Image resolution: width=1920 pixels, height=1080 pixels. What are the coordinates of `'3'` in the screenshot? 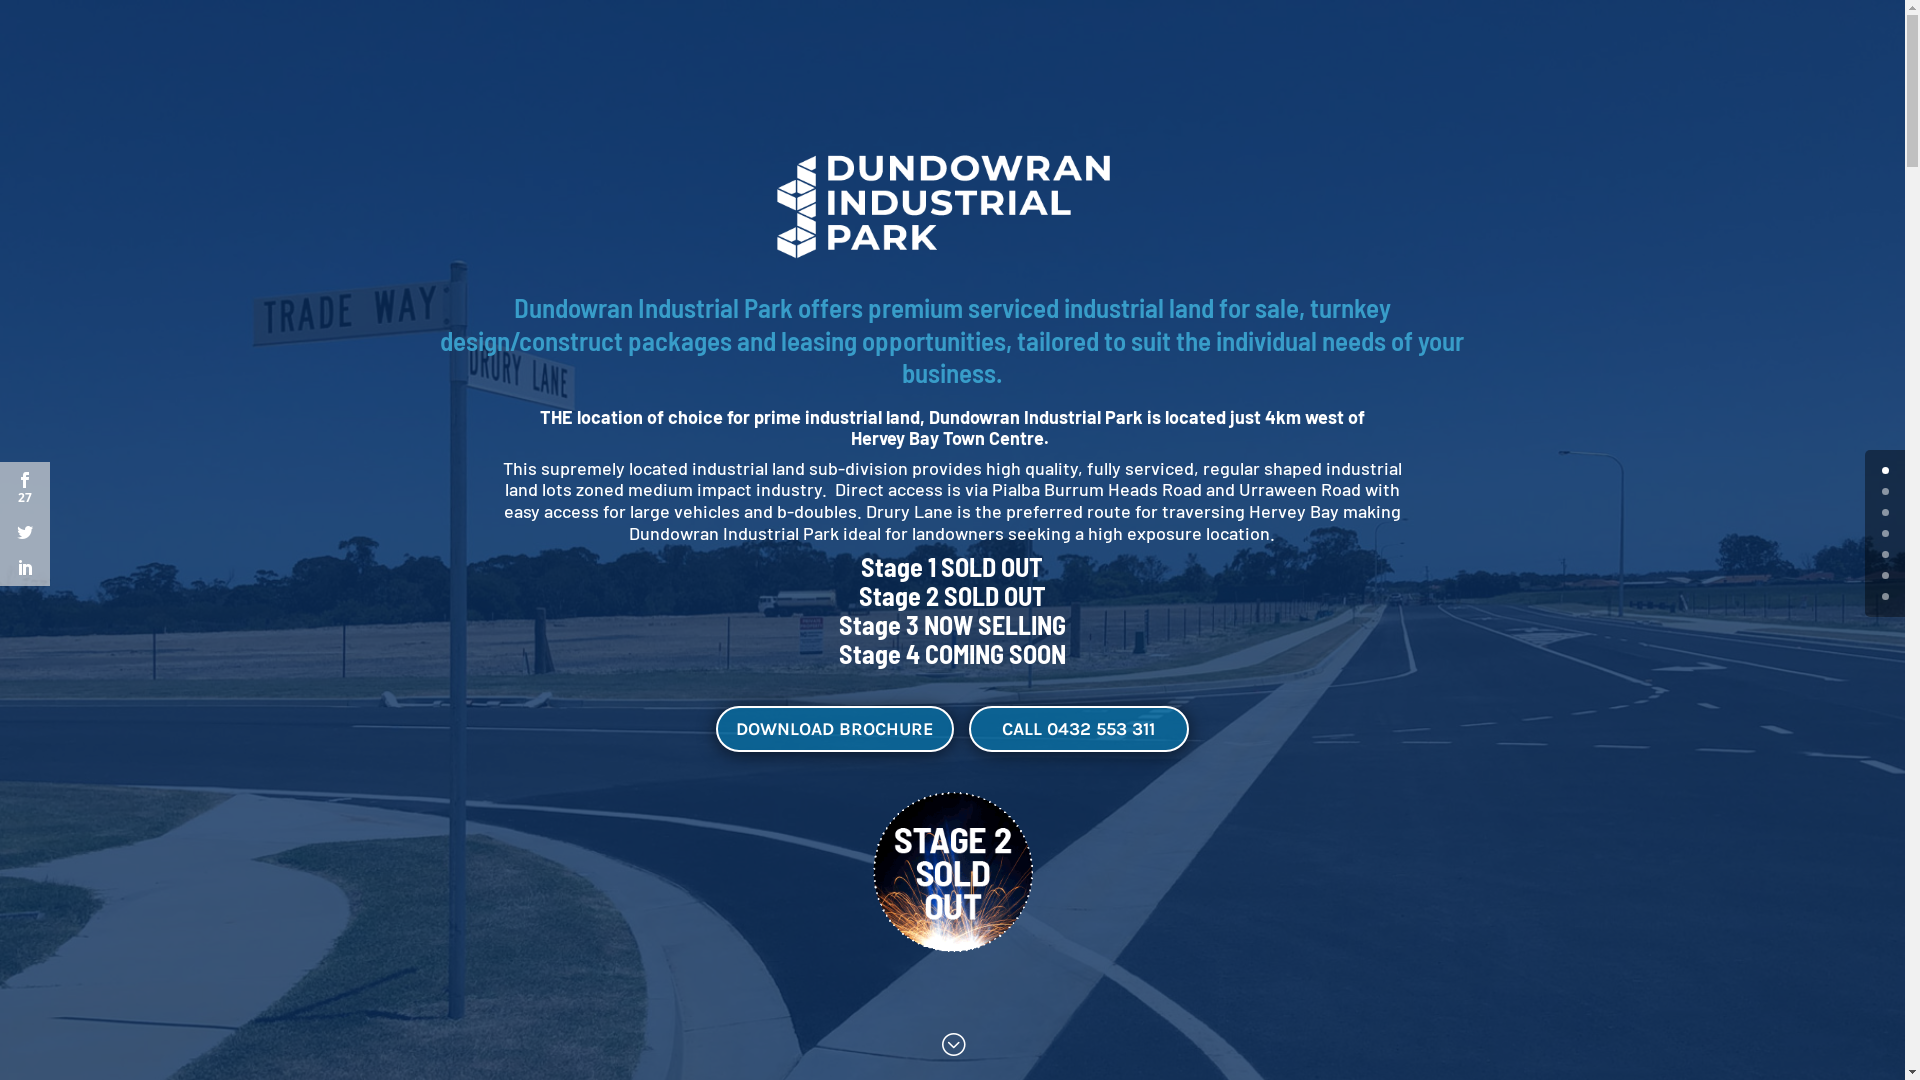 It's located at (1880, 532).